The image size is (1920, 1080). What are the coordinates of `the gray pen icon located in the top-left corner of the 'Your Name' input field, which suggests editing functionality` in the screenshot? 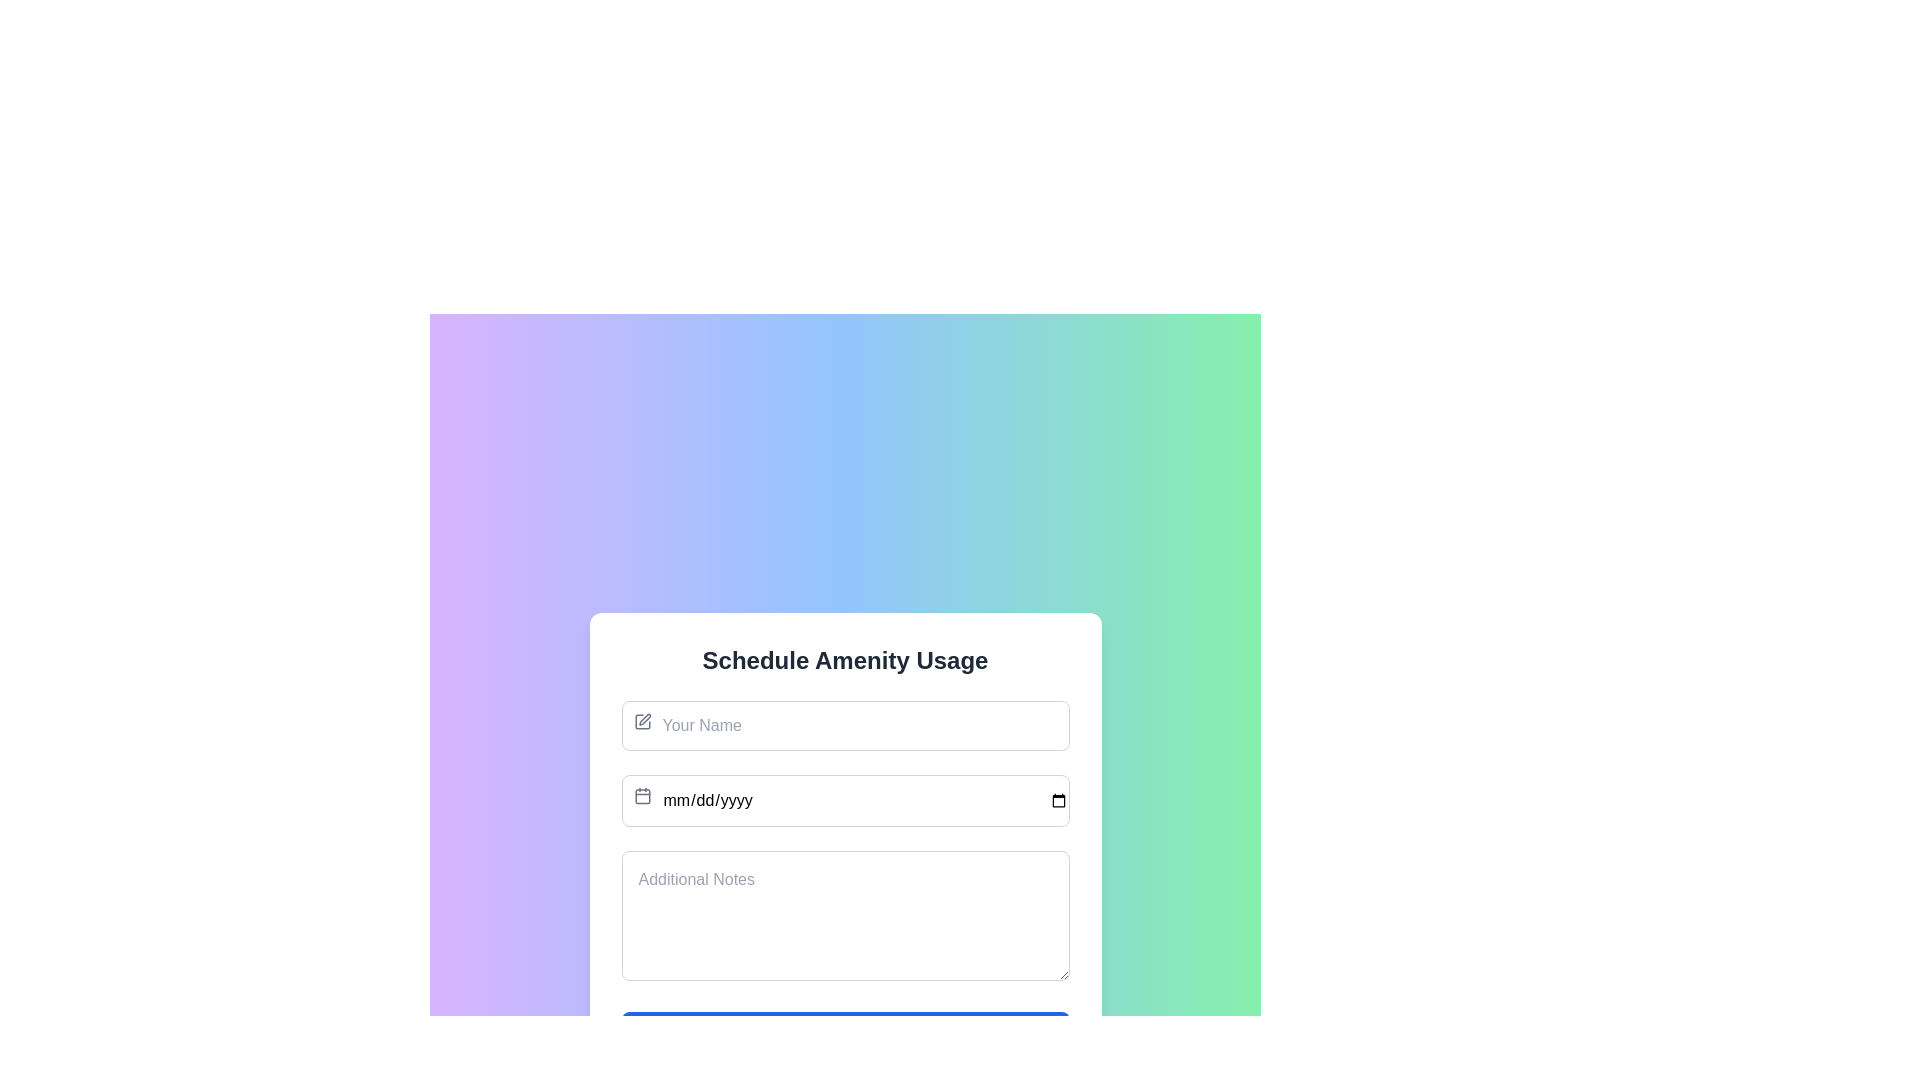 It's located at (642, 721).